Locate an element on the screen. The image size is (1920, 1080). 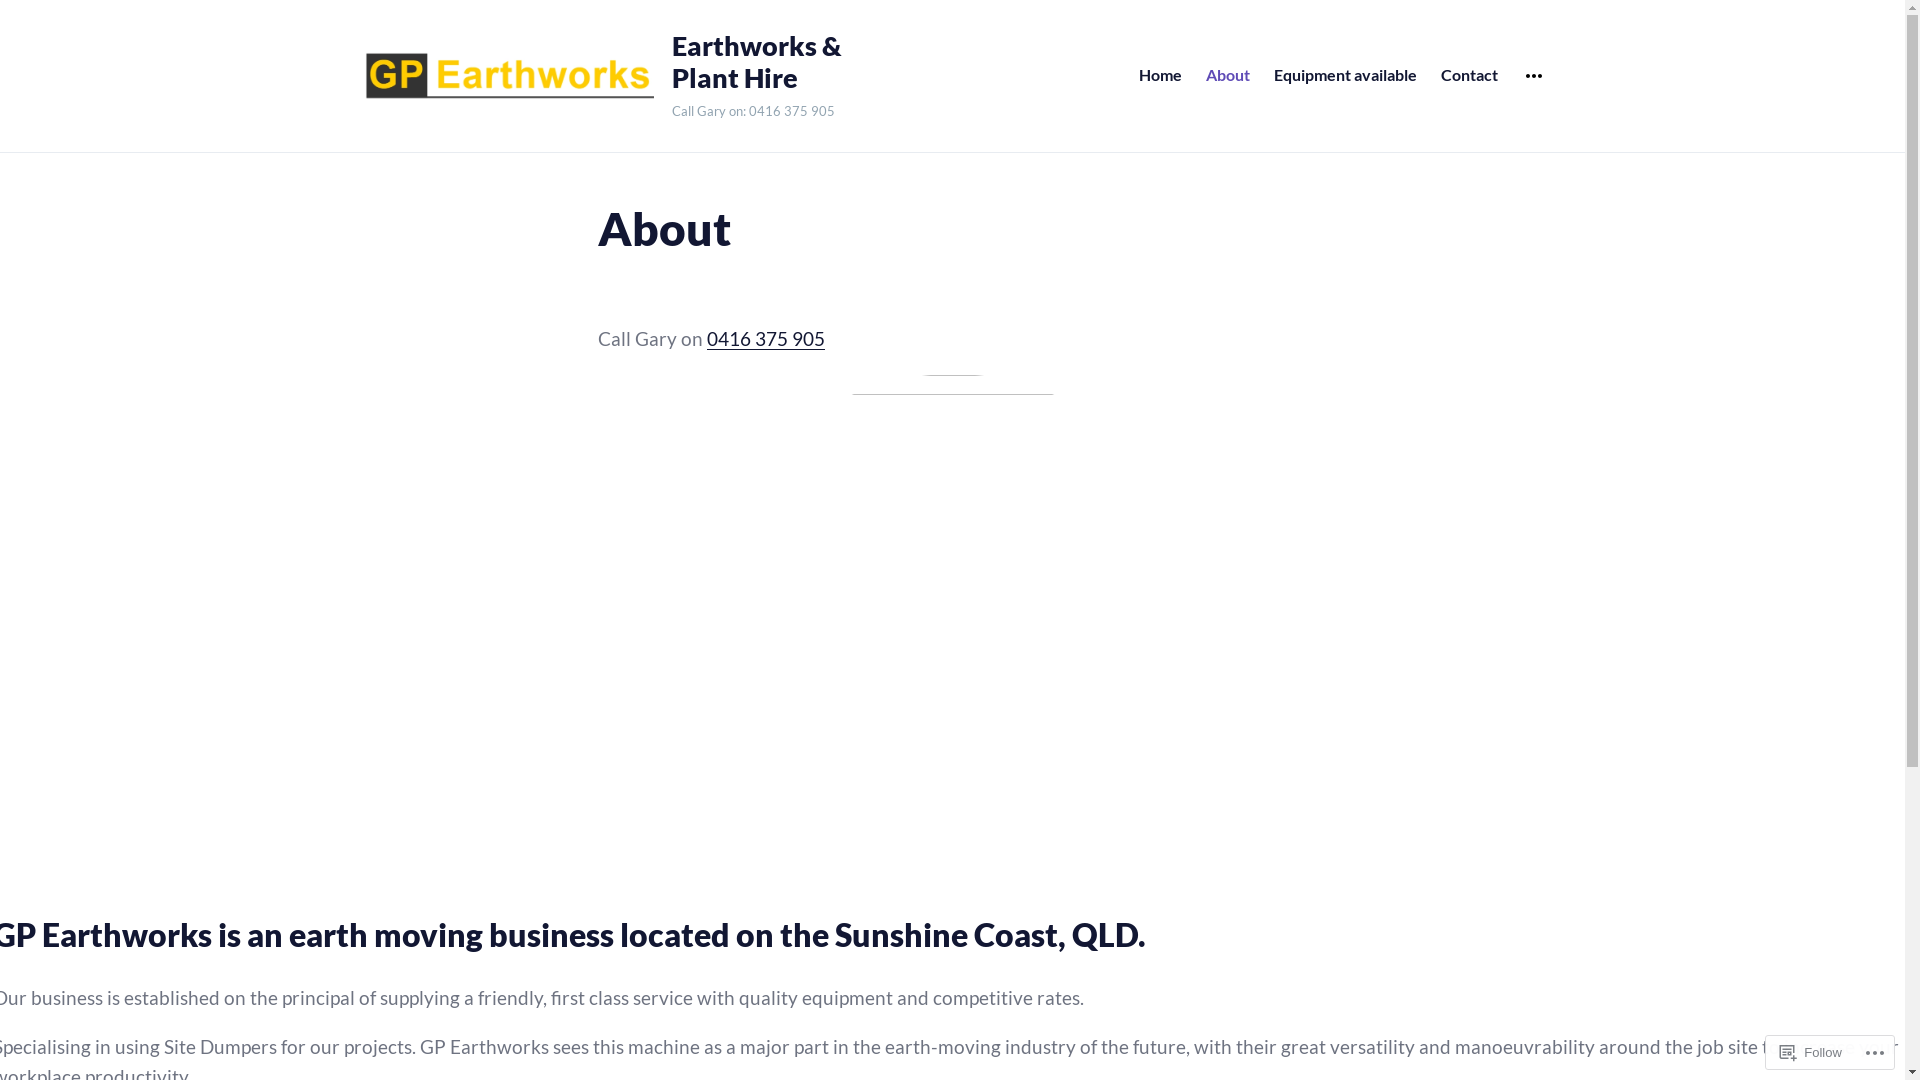
'Home' is located at coordinates (1160, 74).